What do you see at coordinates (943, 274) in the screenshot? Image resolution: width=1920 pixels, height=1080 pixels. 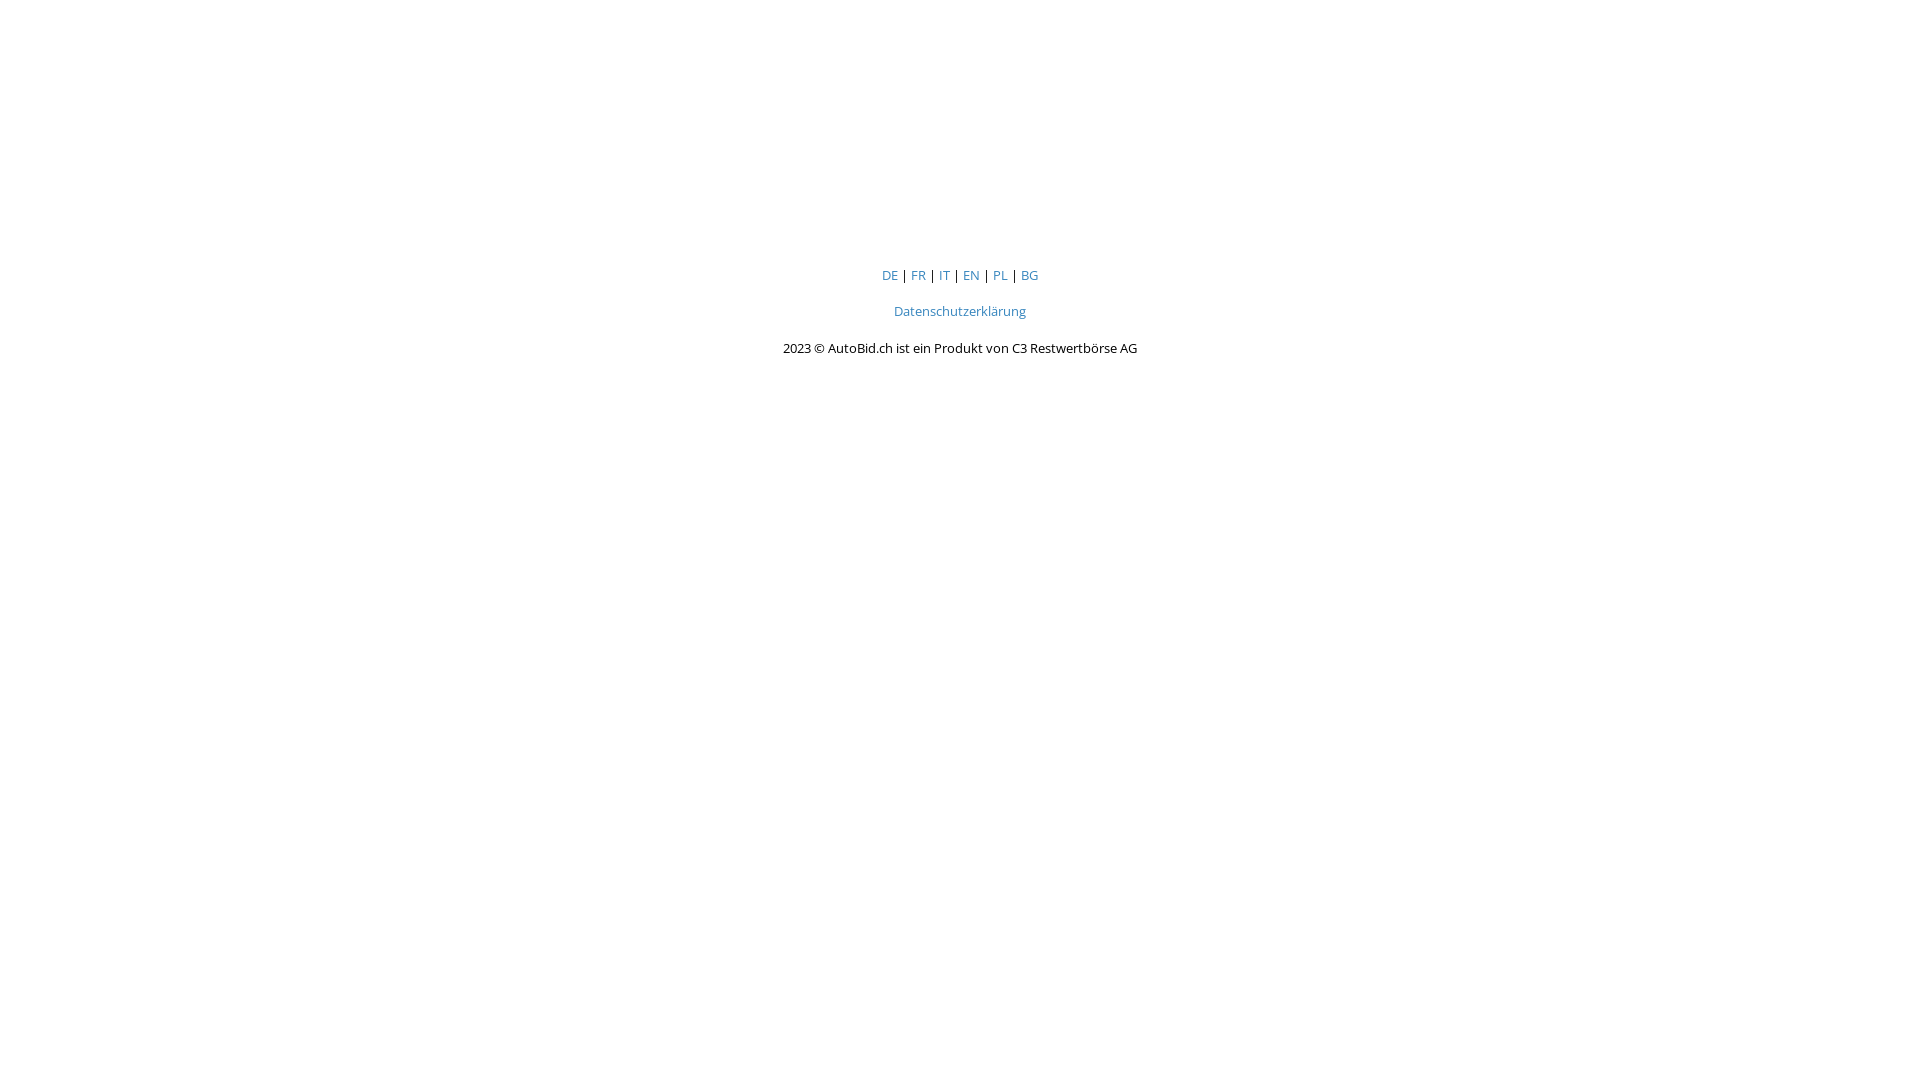 I see `'IT'` at bounding box center [943, 274].